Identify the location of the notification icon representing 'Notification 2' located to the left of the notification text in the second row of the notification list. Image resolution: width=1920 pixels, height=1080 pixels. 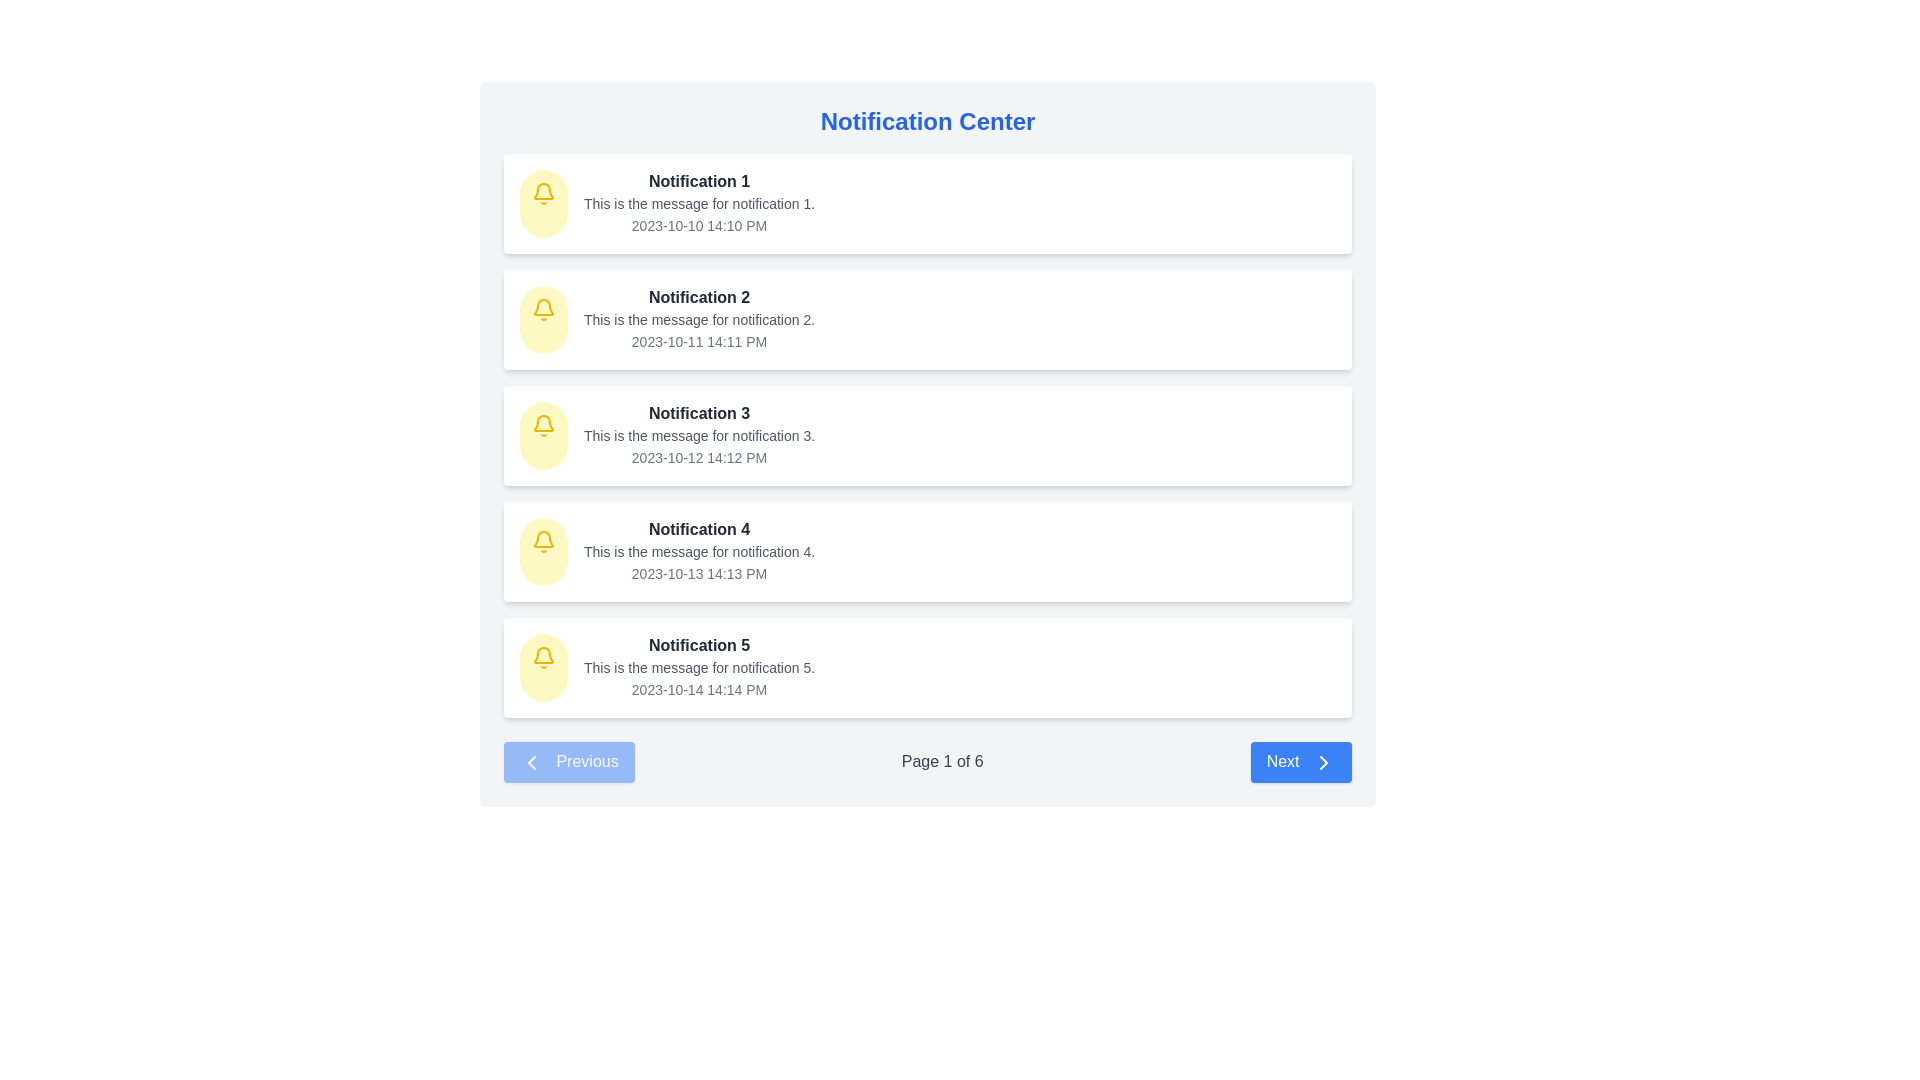
(543, 309).